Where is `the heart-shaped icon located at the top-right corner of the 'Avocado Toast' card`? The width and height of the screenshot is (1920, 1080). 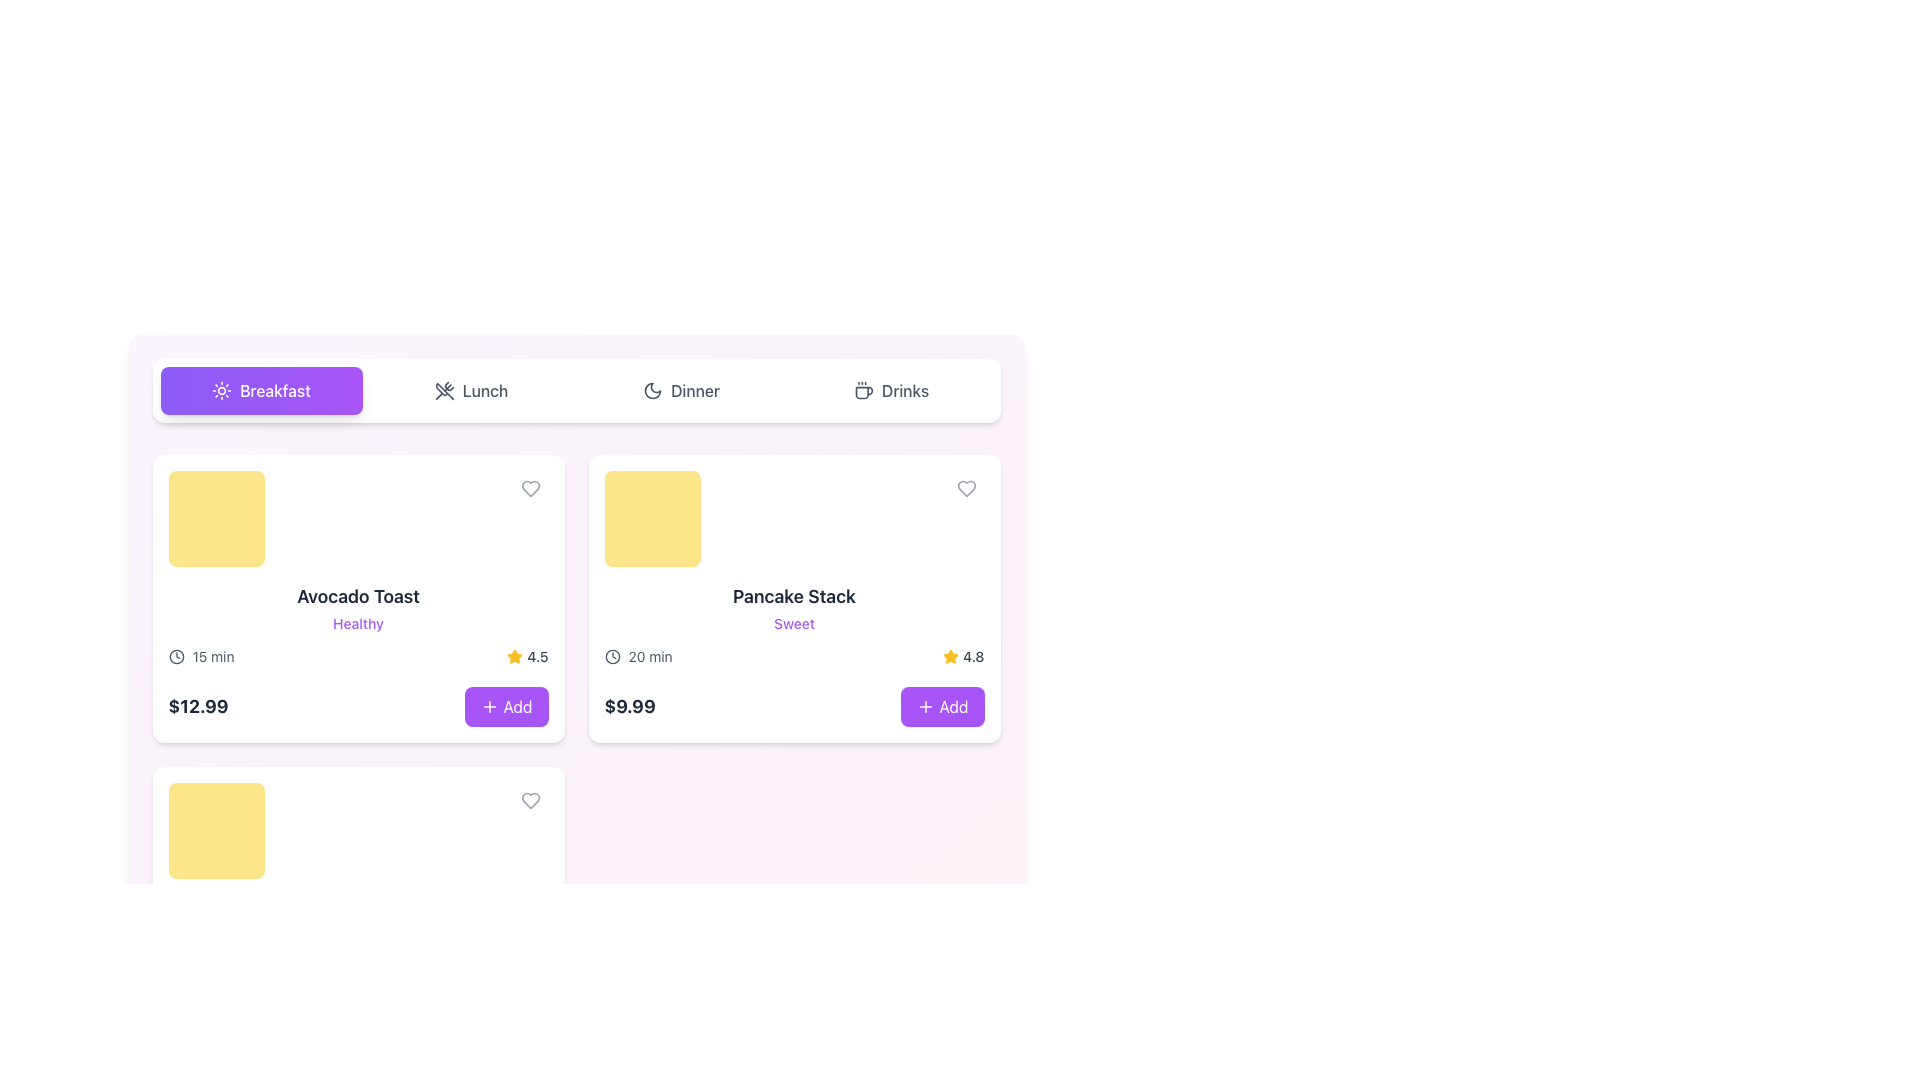
the heart-shaped icon located at the top-right corner of the 'Avocado Toast' card is located at coordinates (530, 800).